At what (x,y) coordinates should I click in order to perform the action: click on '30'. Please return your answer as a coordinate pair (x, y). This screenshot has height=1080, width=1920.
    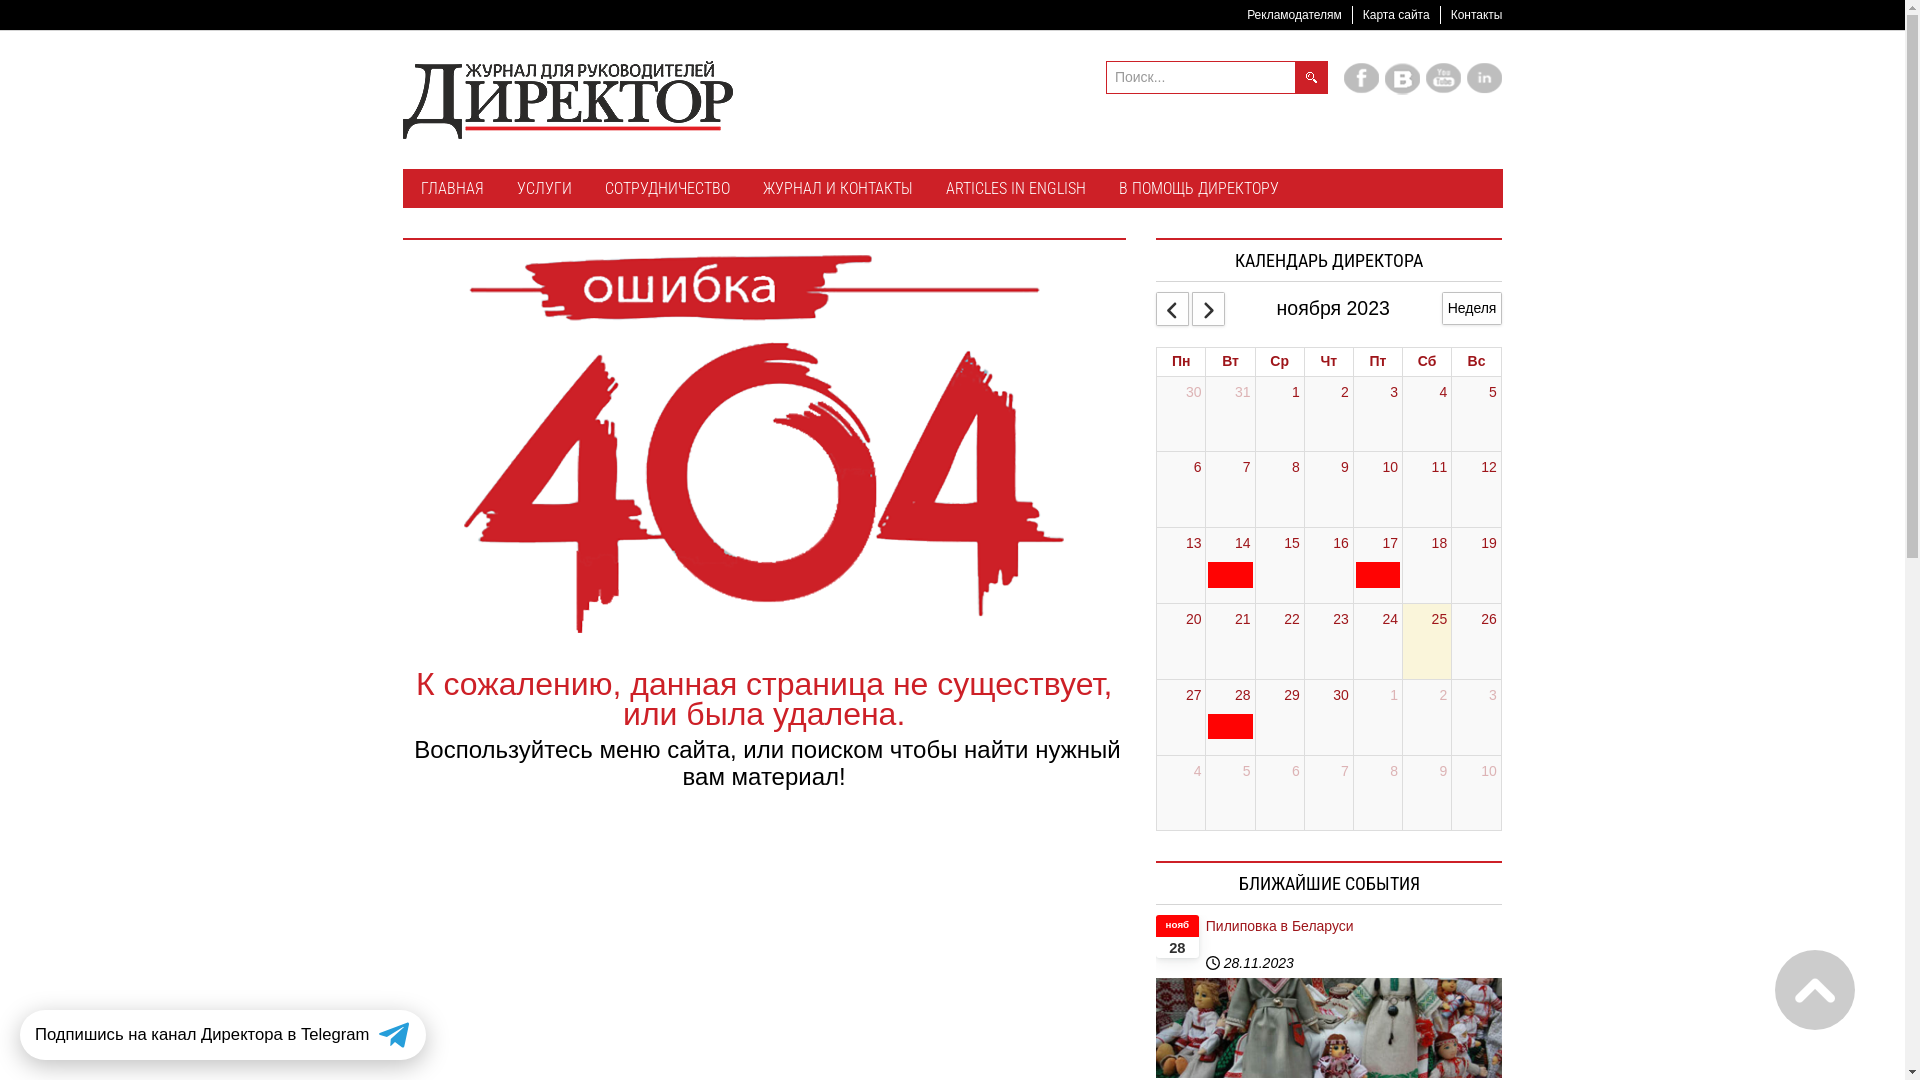
    Looking at the image, I should click on (1329, 694).